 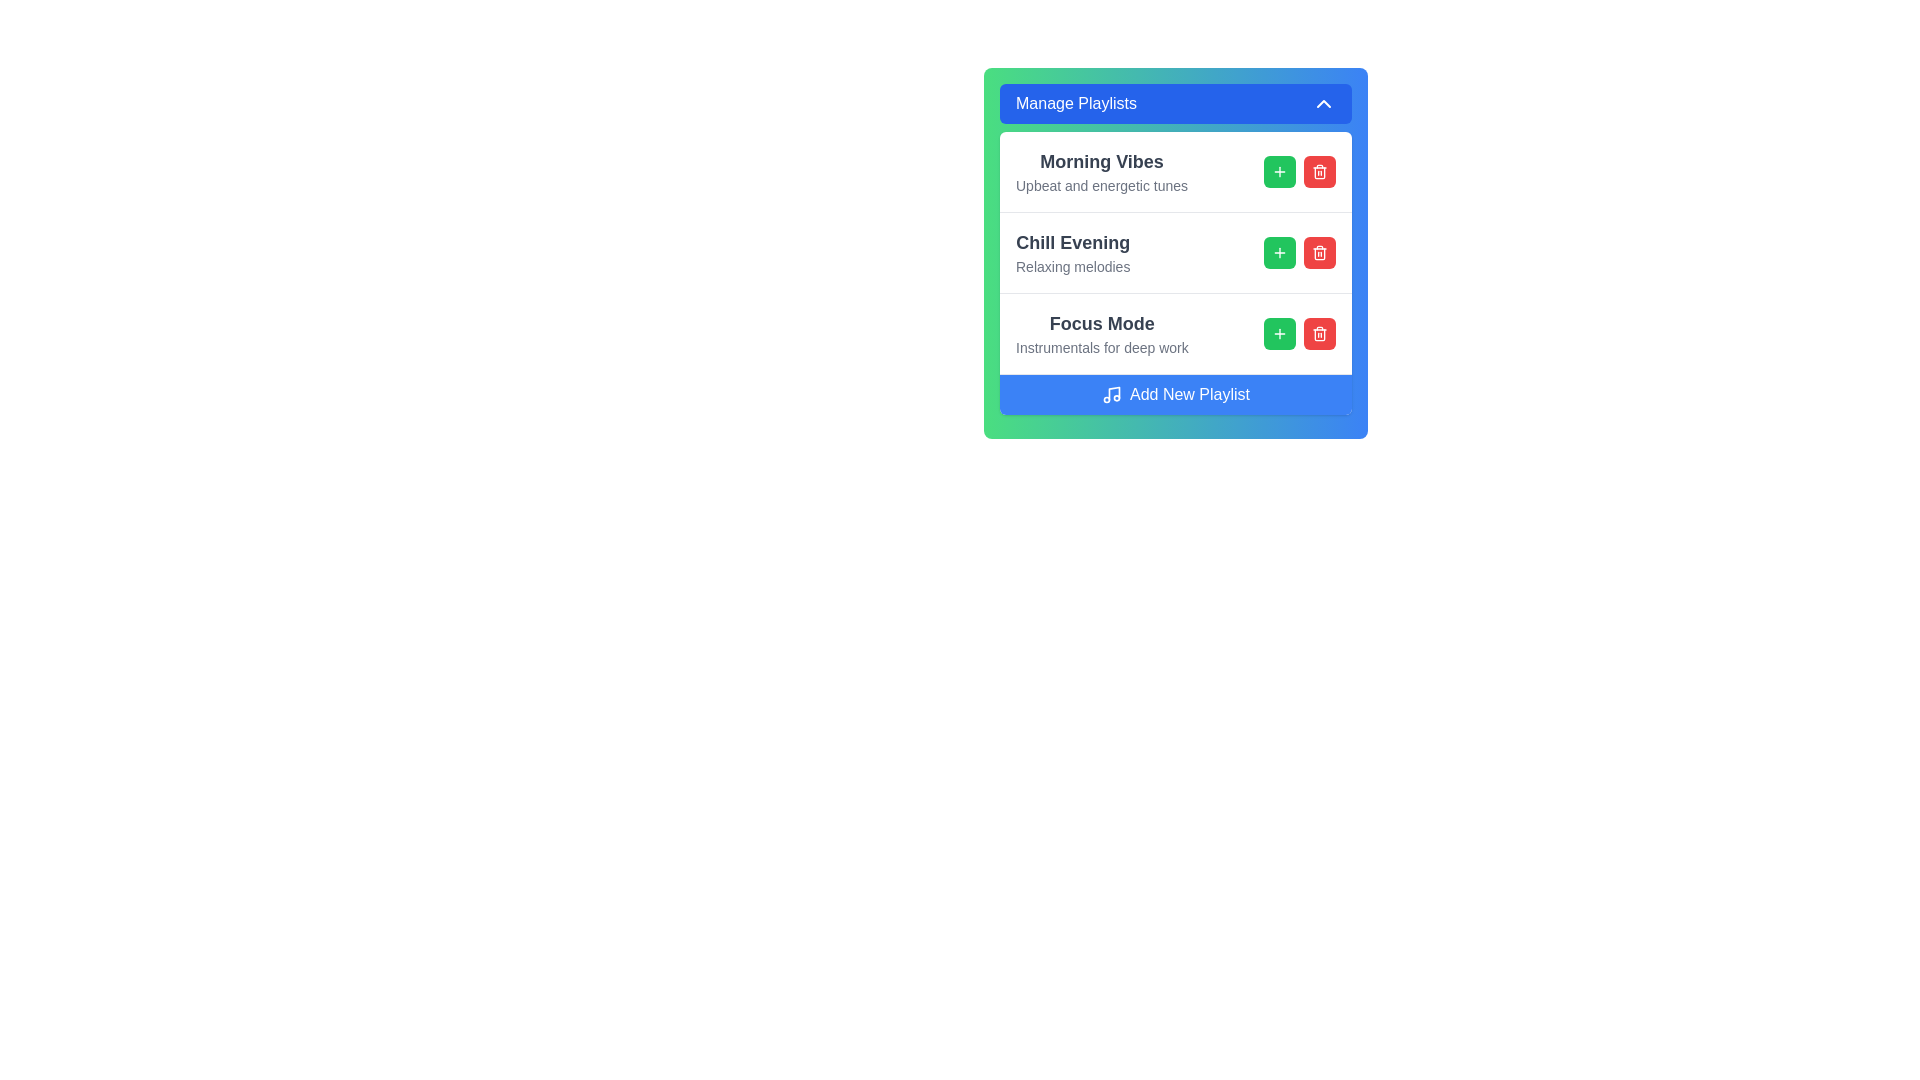 What do you see at coordinates (1111, 394) in the screenshot?
I see `the music icon located at the top-left corner of the 'Add New Playlist' button, which features a note symbol on a blue background` at bounding box center [1111, 394].